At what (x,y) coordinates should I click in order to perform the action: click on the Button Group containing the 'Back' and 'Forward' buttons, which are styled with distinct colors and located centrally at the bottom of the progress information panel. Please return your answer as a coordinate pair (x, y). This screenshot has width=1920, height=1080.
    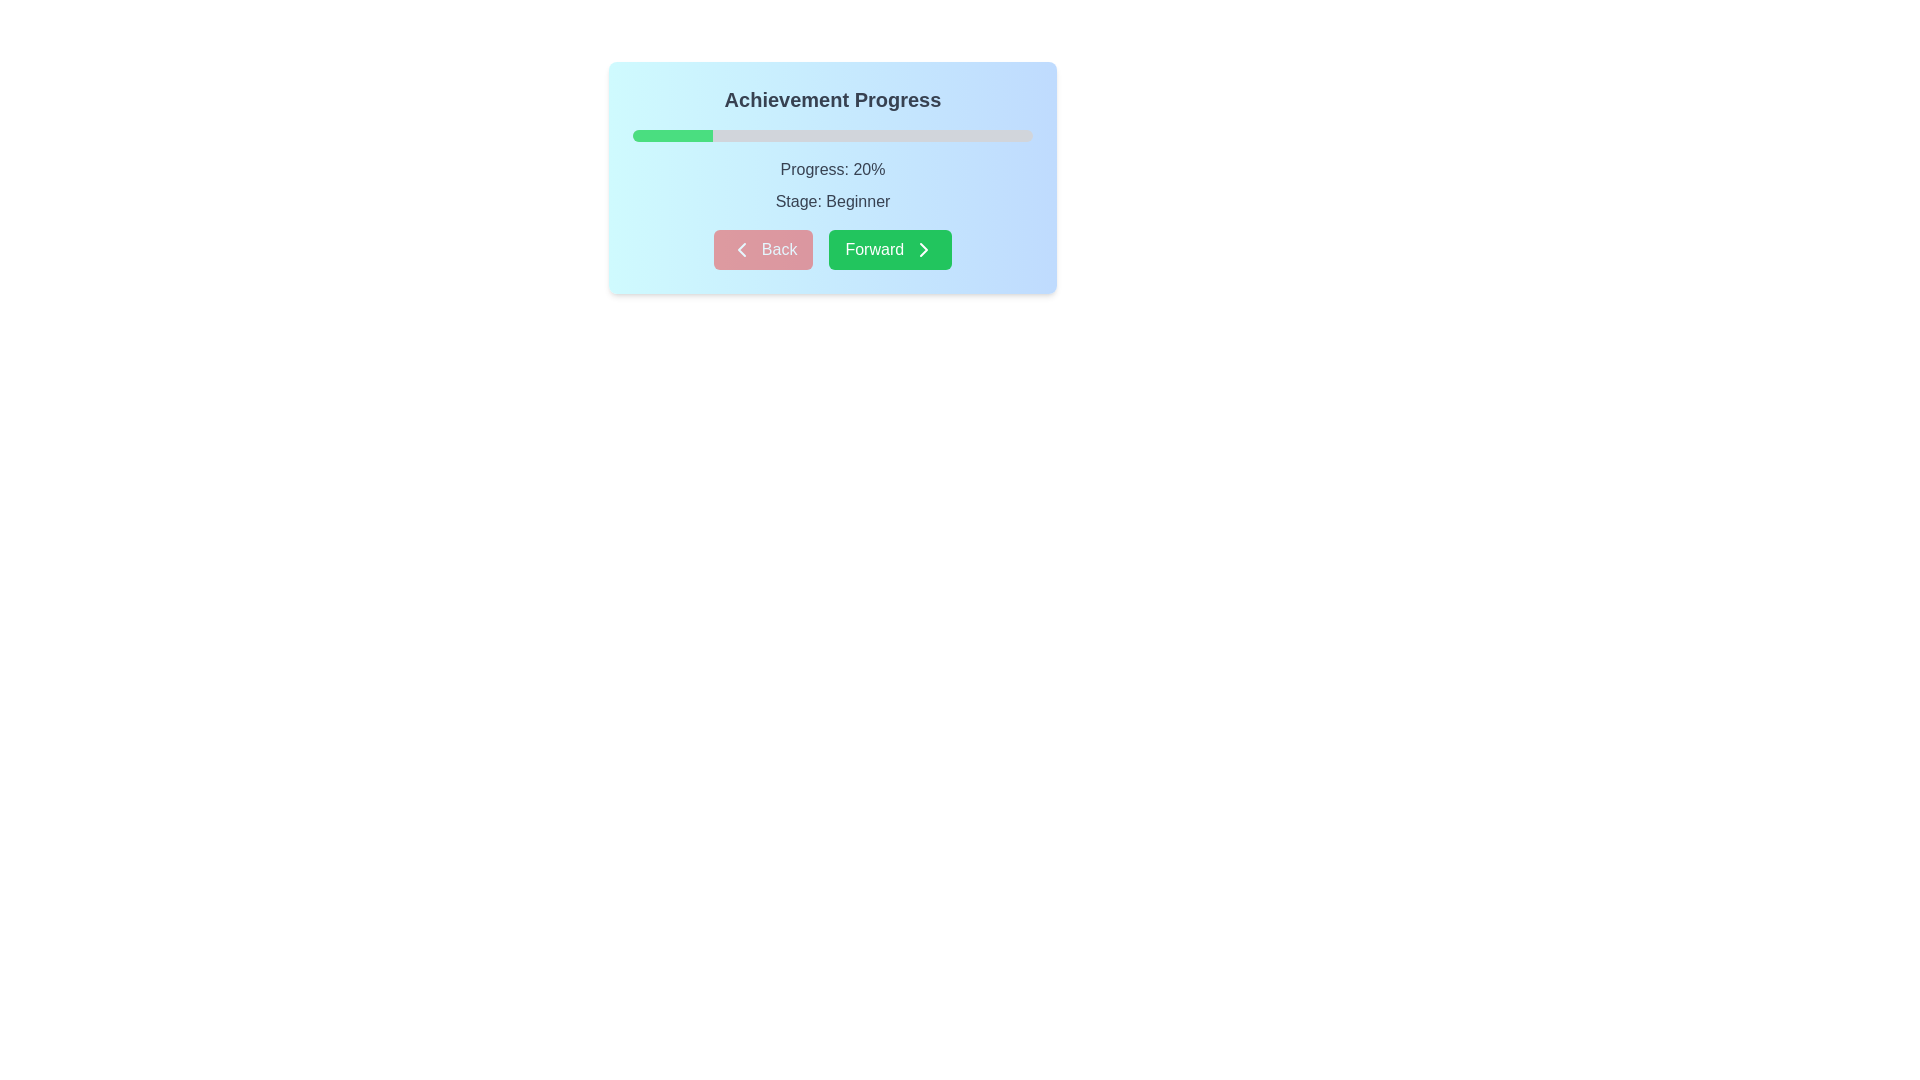
    Looking at the image, I should click on (833, 249).